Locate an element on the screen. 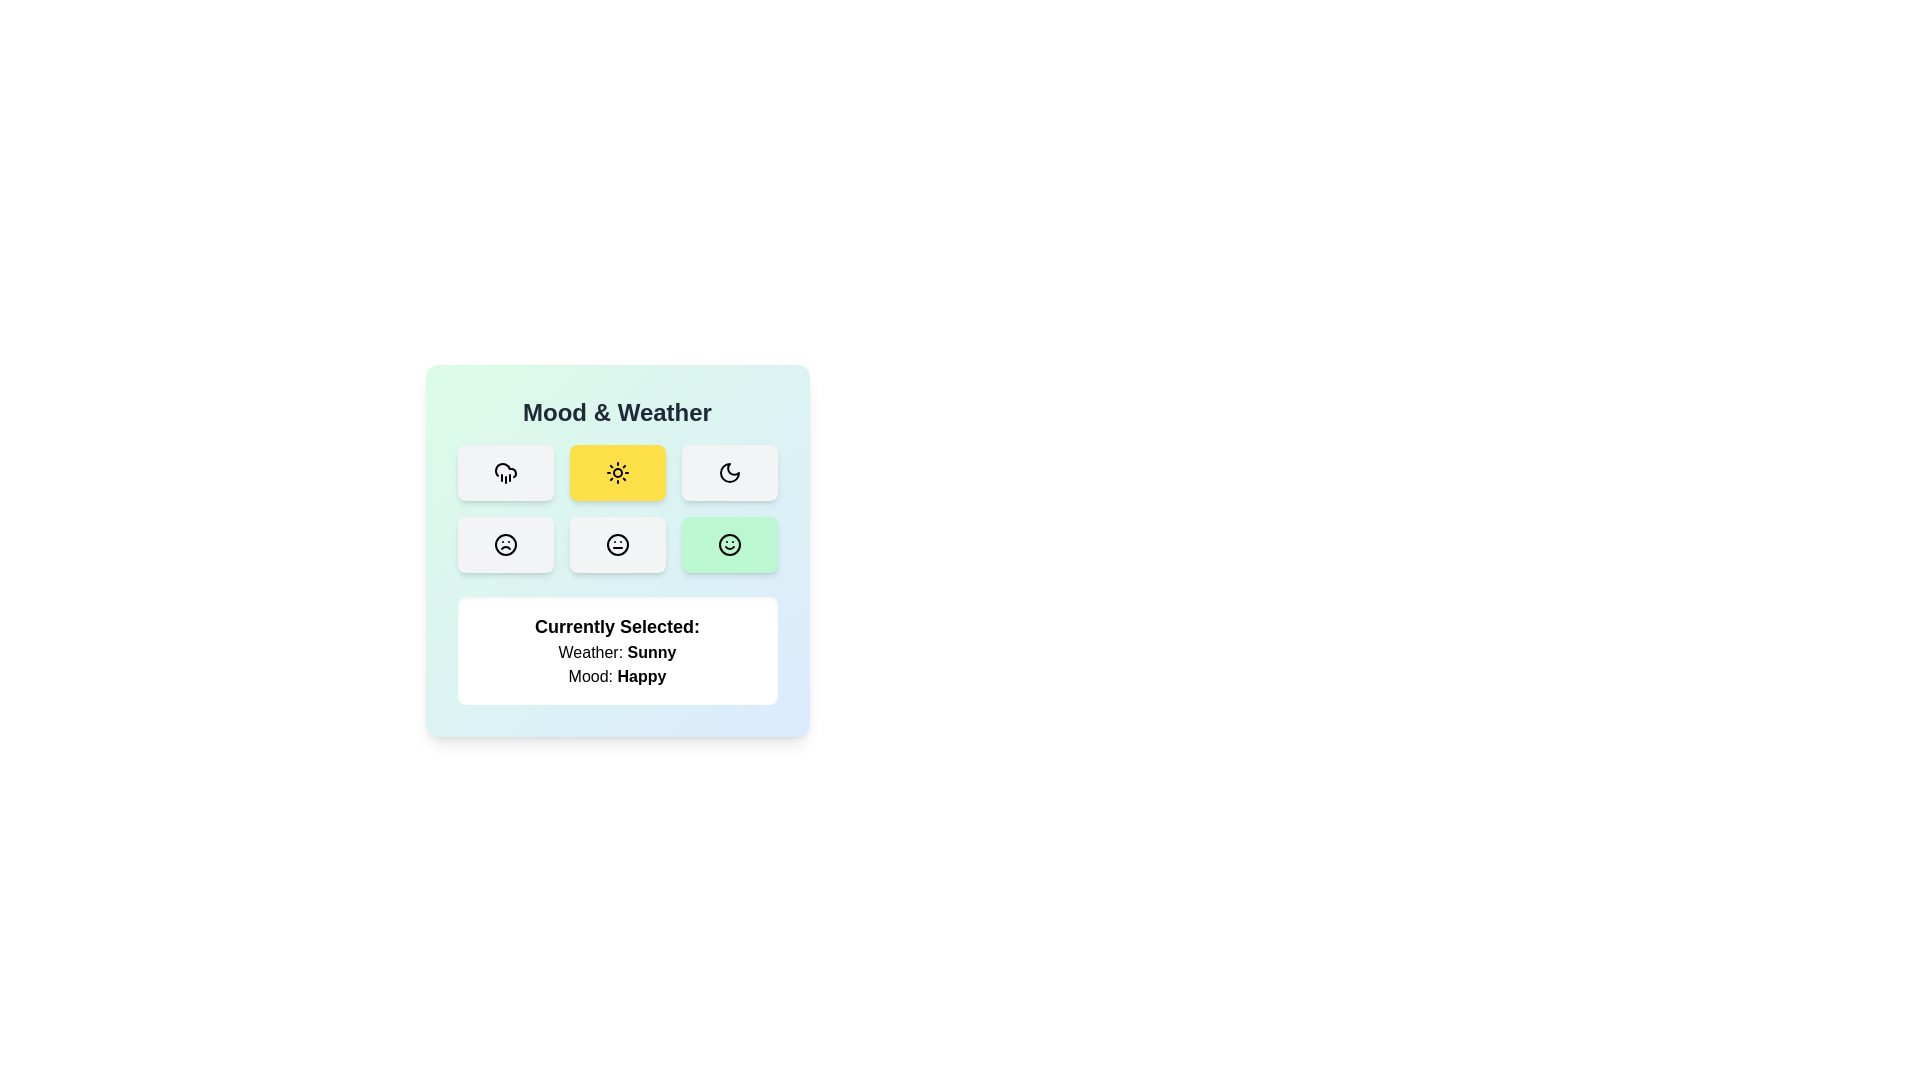  the Heading element that describes the section for selecting mood and weather options, which is centrally aligned above the selection icons is located at coordinates (616, 411).